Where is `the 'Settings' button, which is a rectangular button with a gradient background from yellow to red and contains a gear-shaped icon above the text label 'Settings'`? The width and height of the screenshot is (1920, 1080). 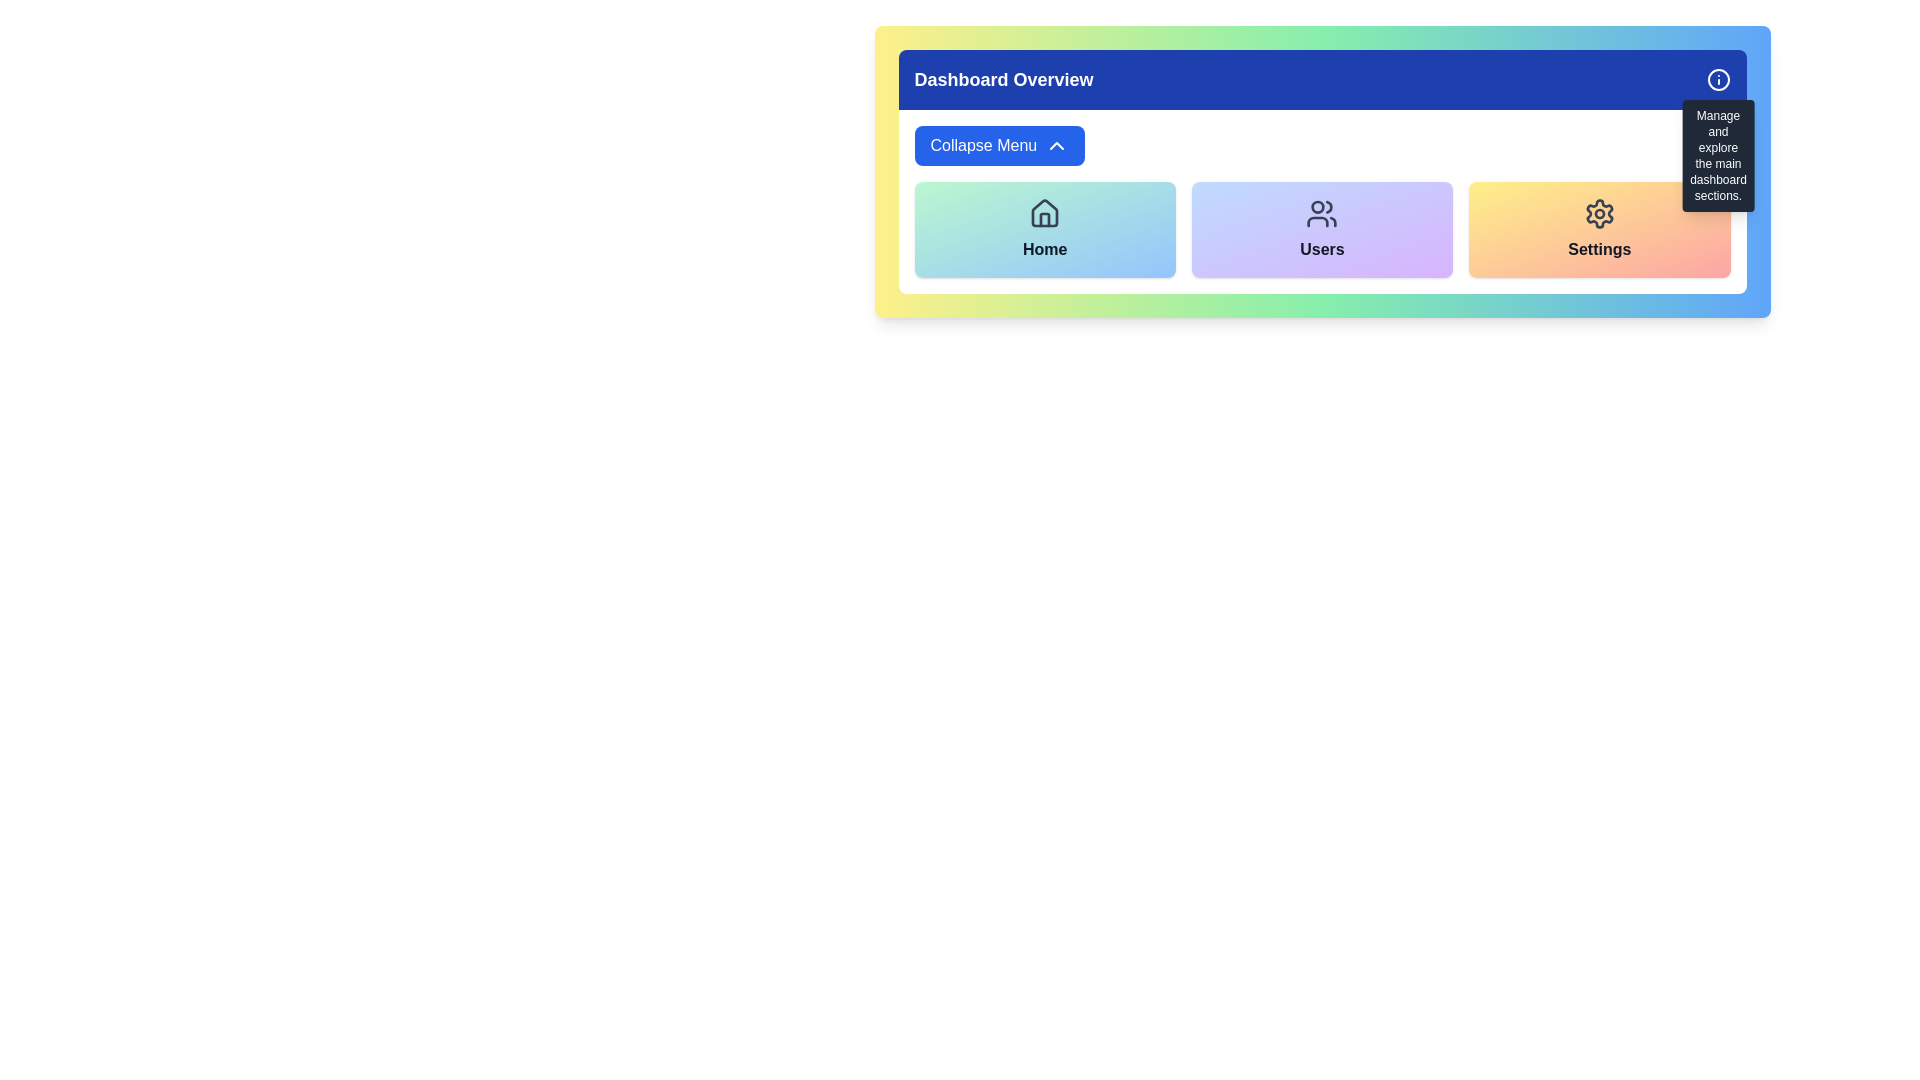 the 'Settings' button, which is a rectangular button with a gradient background from yellow to red and contains a gear-shaped icon above the text label 'Settings' is located at coordinates (1598, 229).